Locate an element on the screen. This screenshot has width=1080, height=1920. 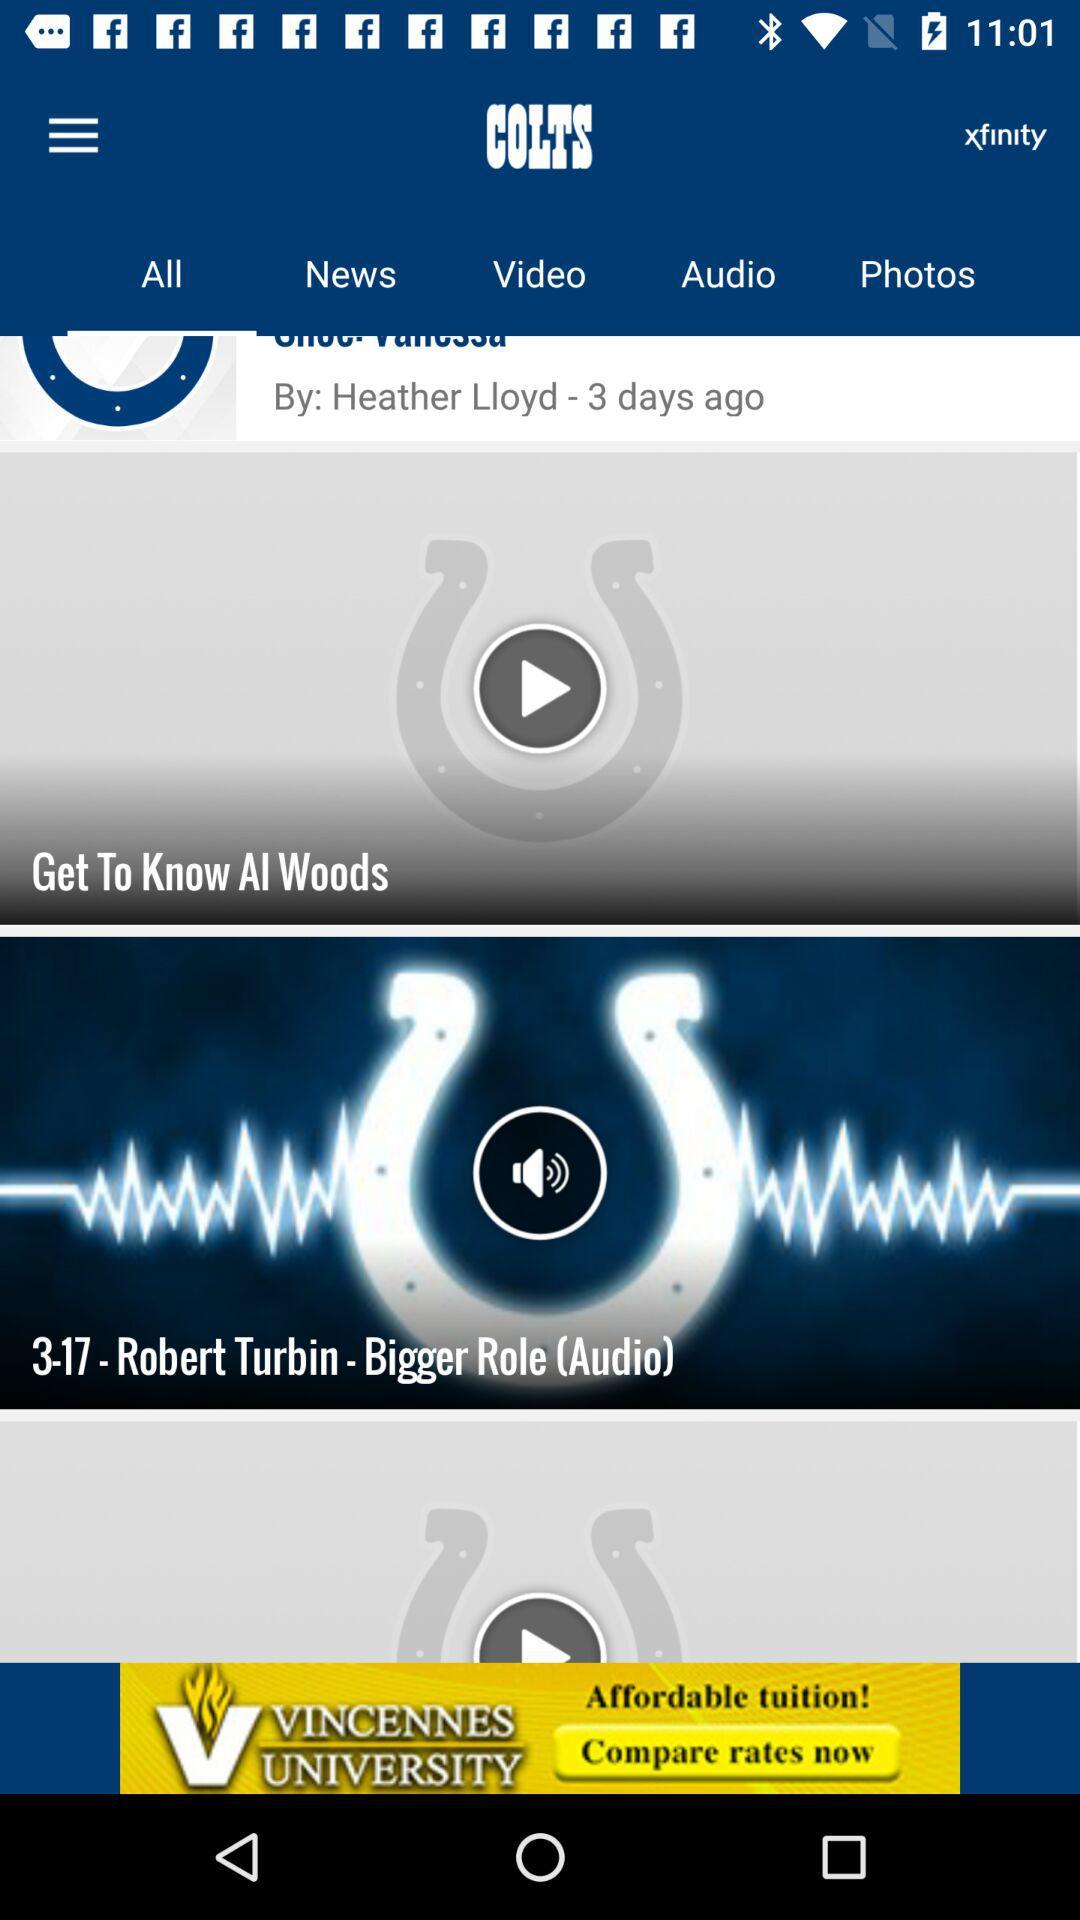
photos is located at coordinates (918, 272).